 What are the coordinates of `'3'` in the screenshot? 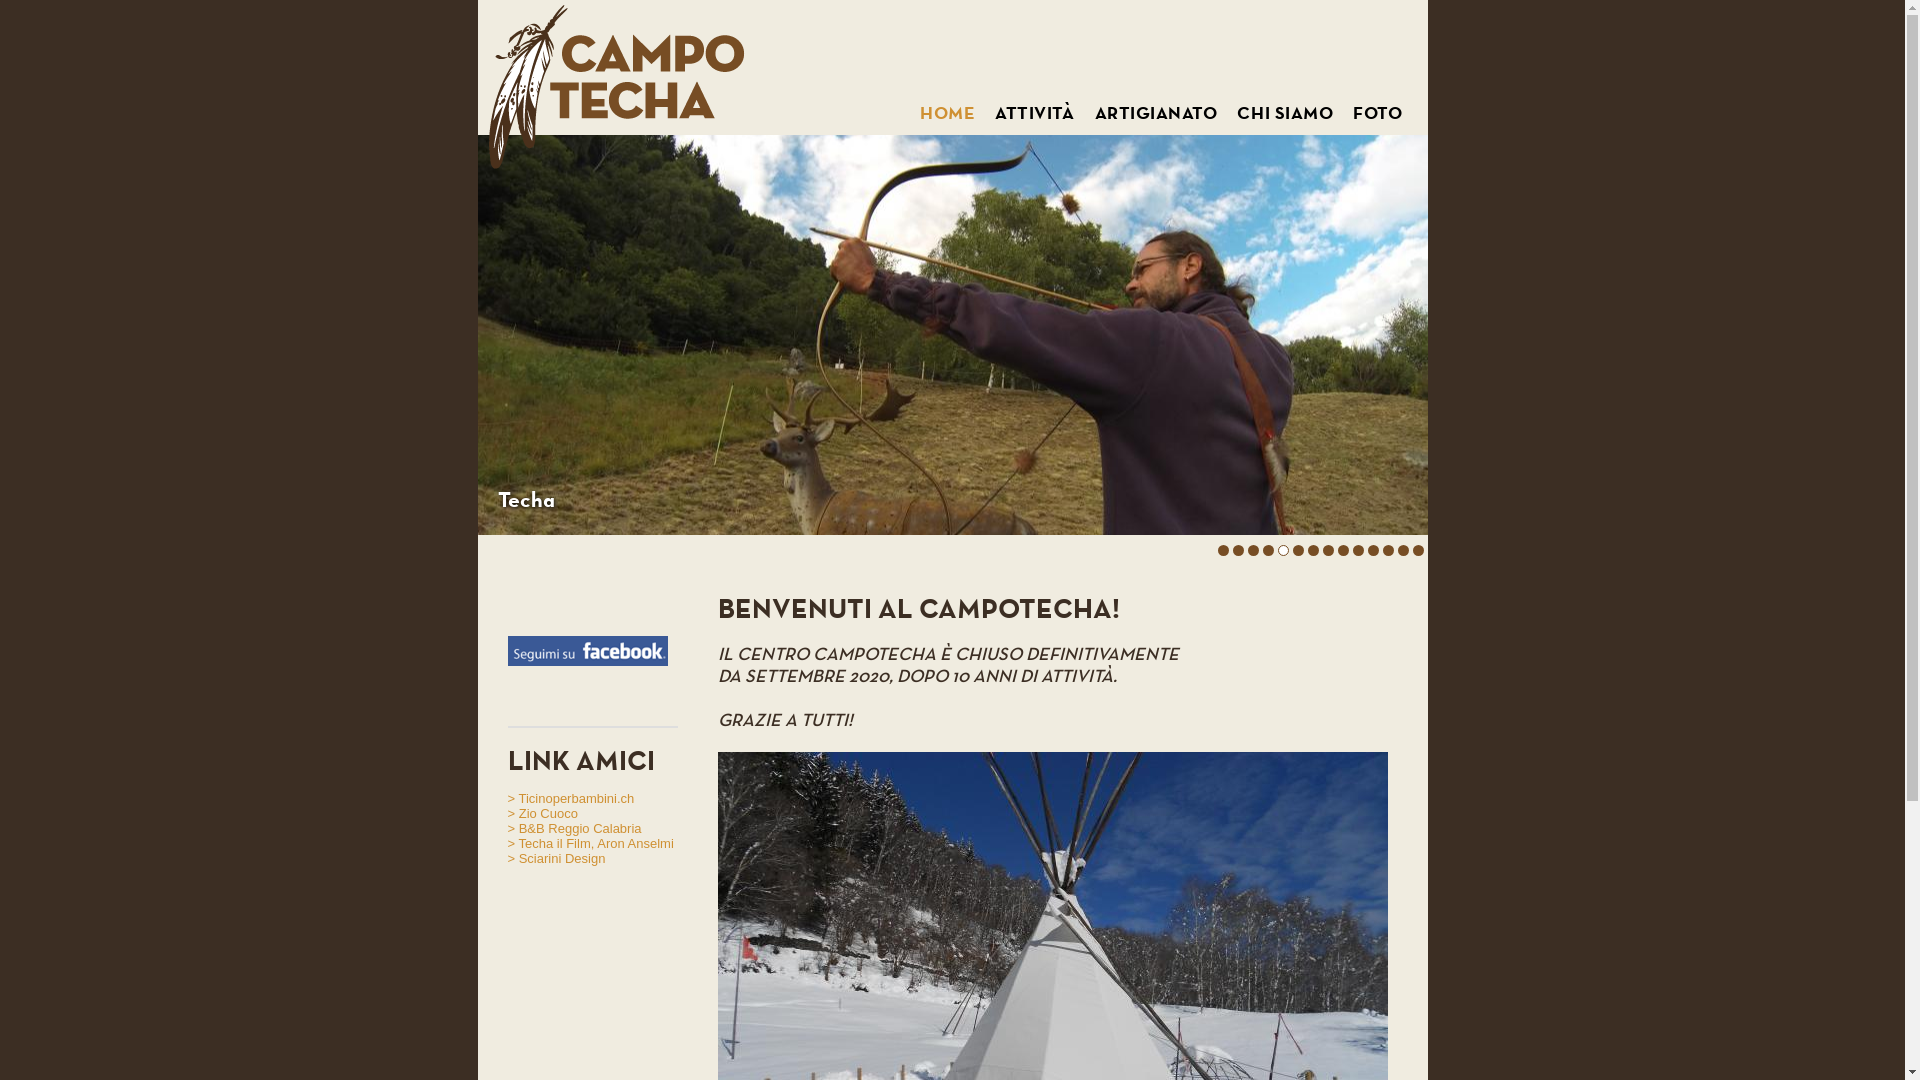 It's located at (1251, 553).